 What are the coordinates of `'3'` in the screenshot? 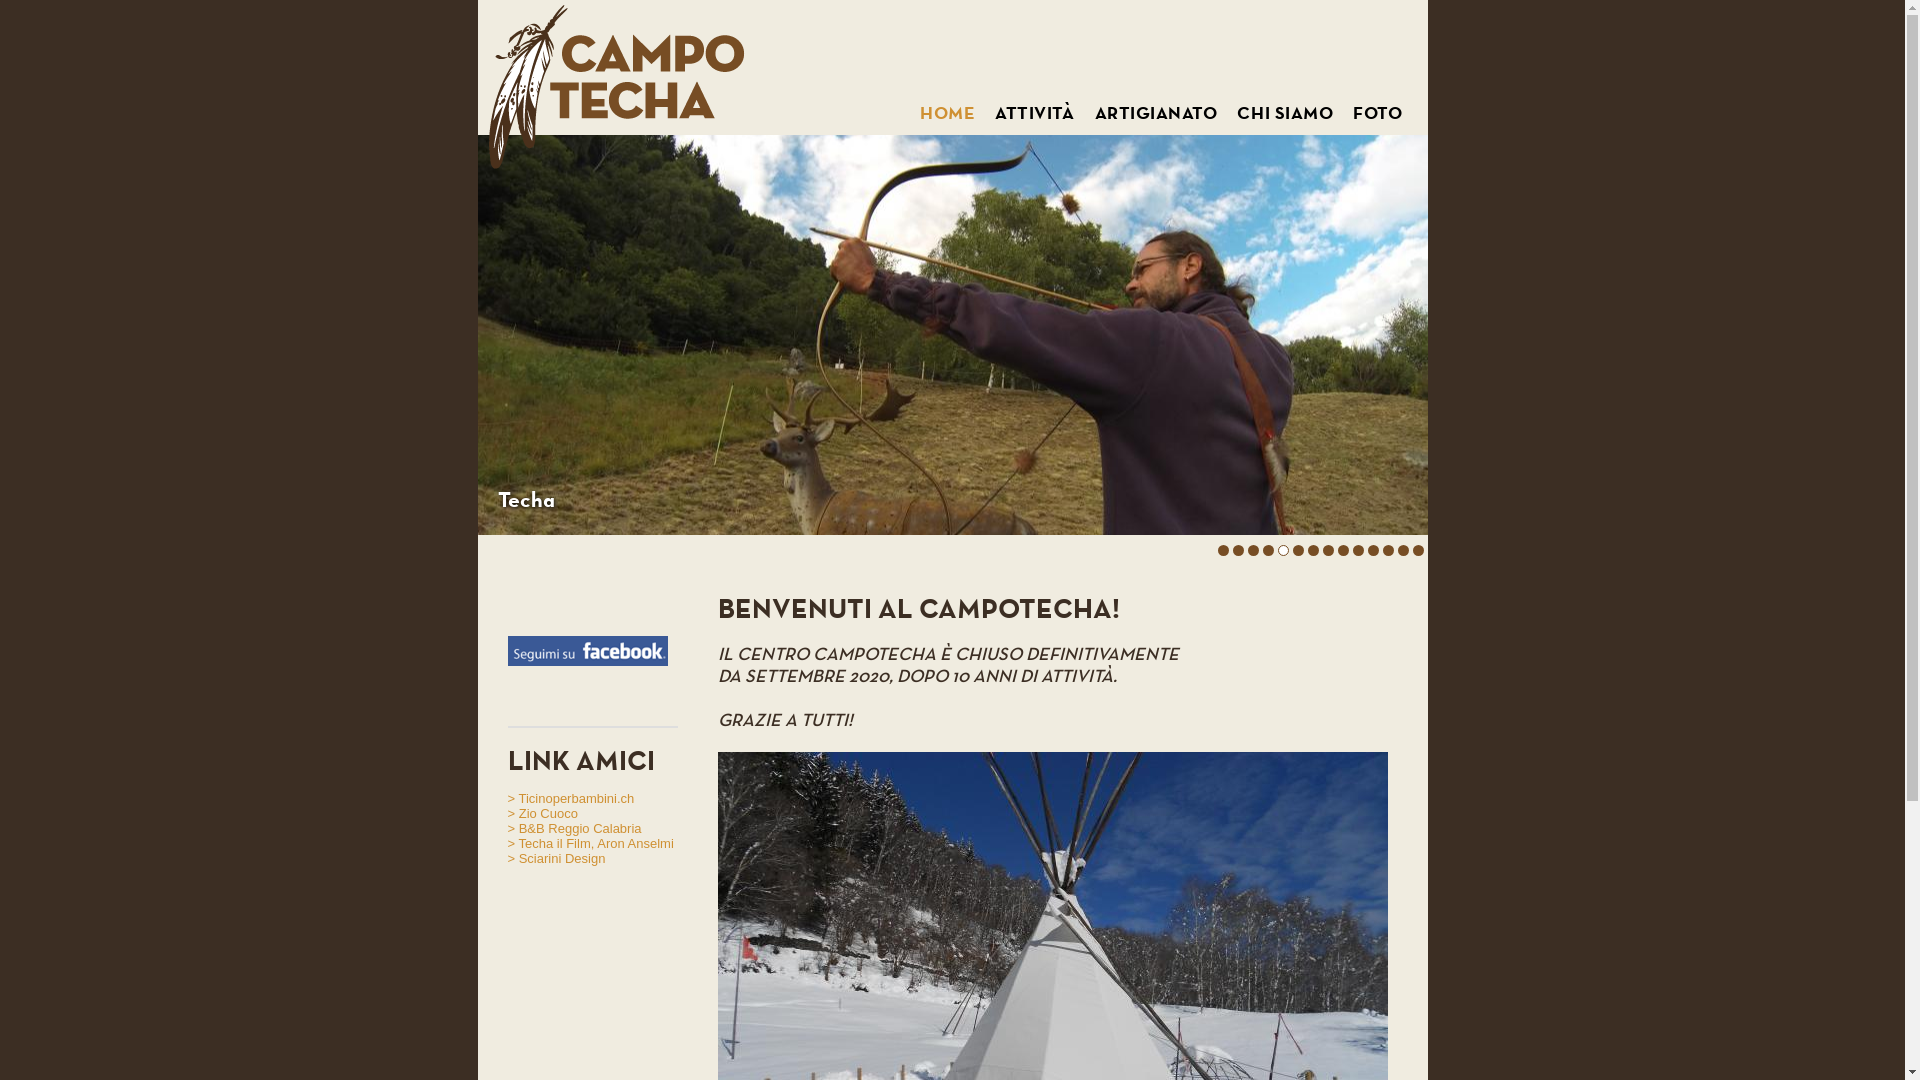 It's located at (1251, 553).